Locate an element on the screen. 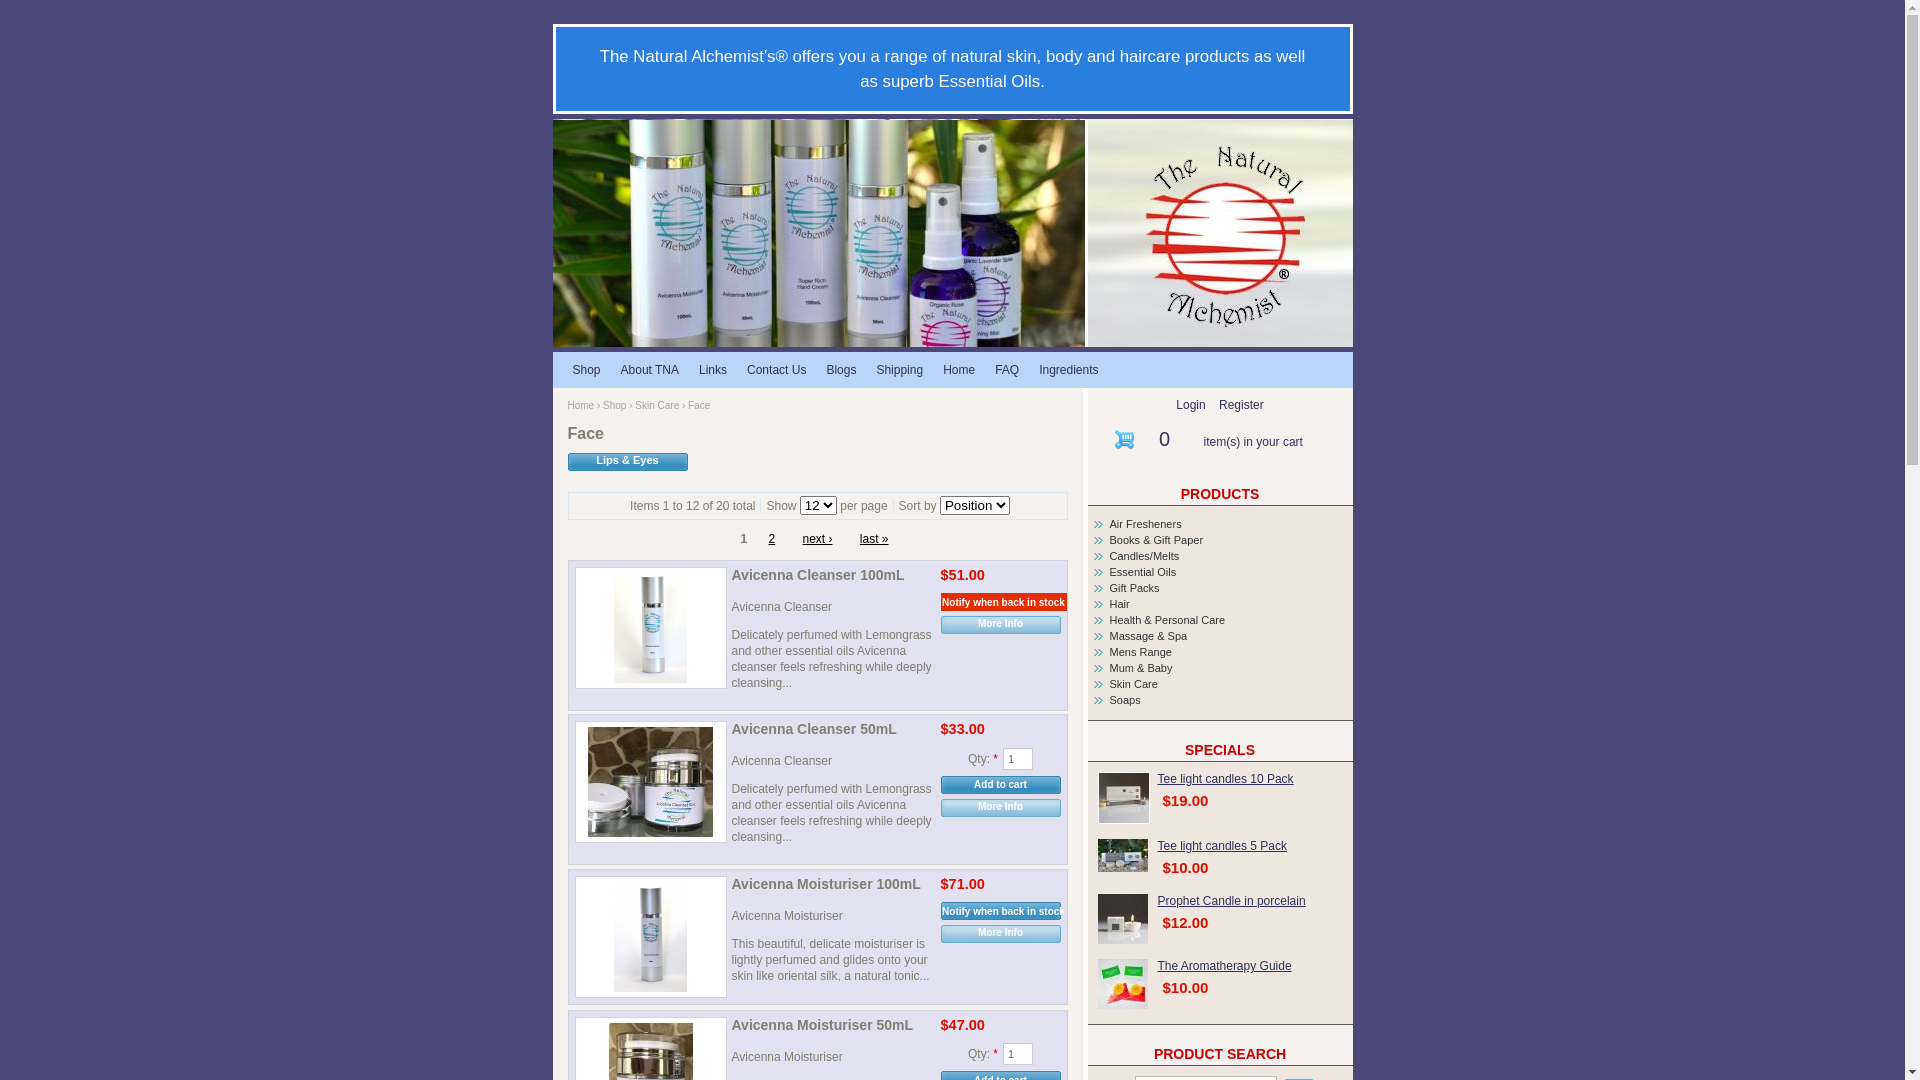  'Add to cart' is located at coordinates (999, 784).